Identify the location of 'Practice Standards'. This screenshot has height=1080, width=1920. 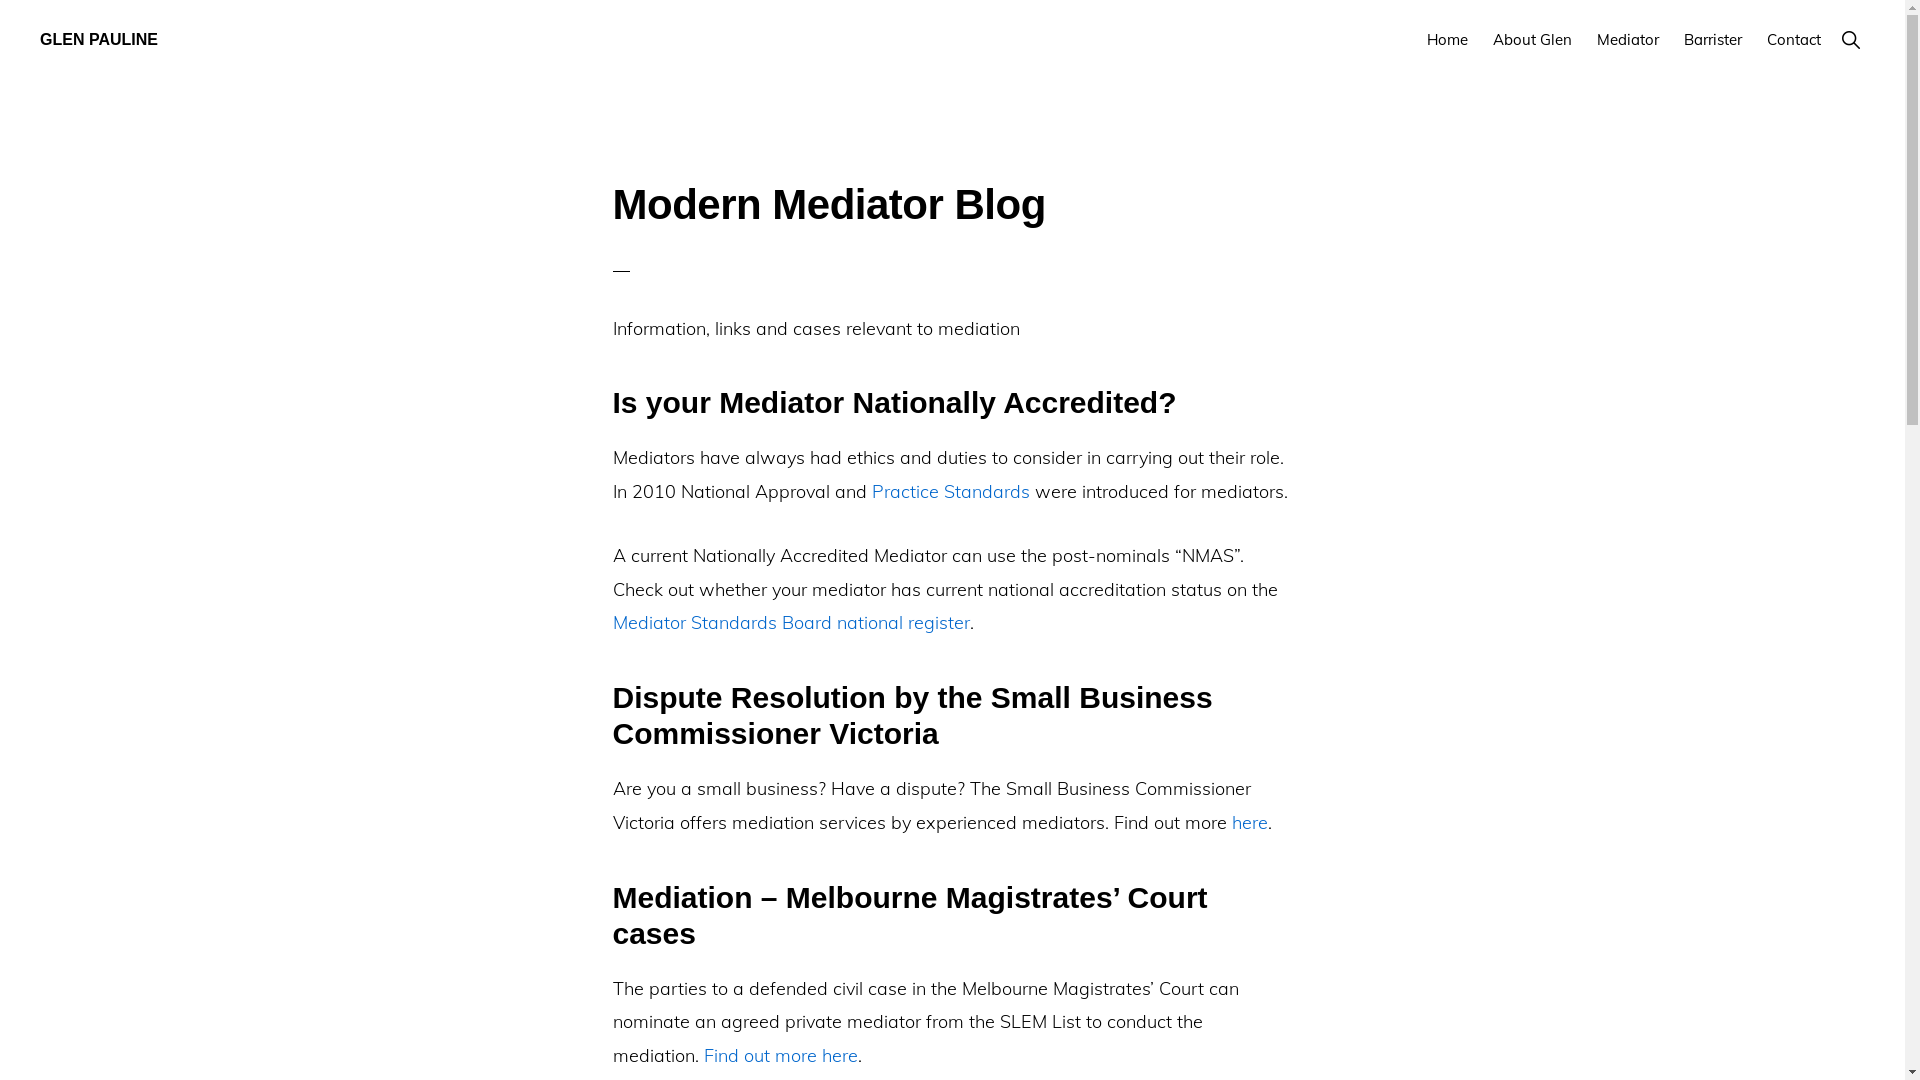
(949, 491).